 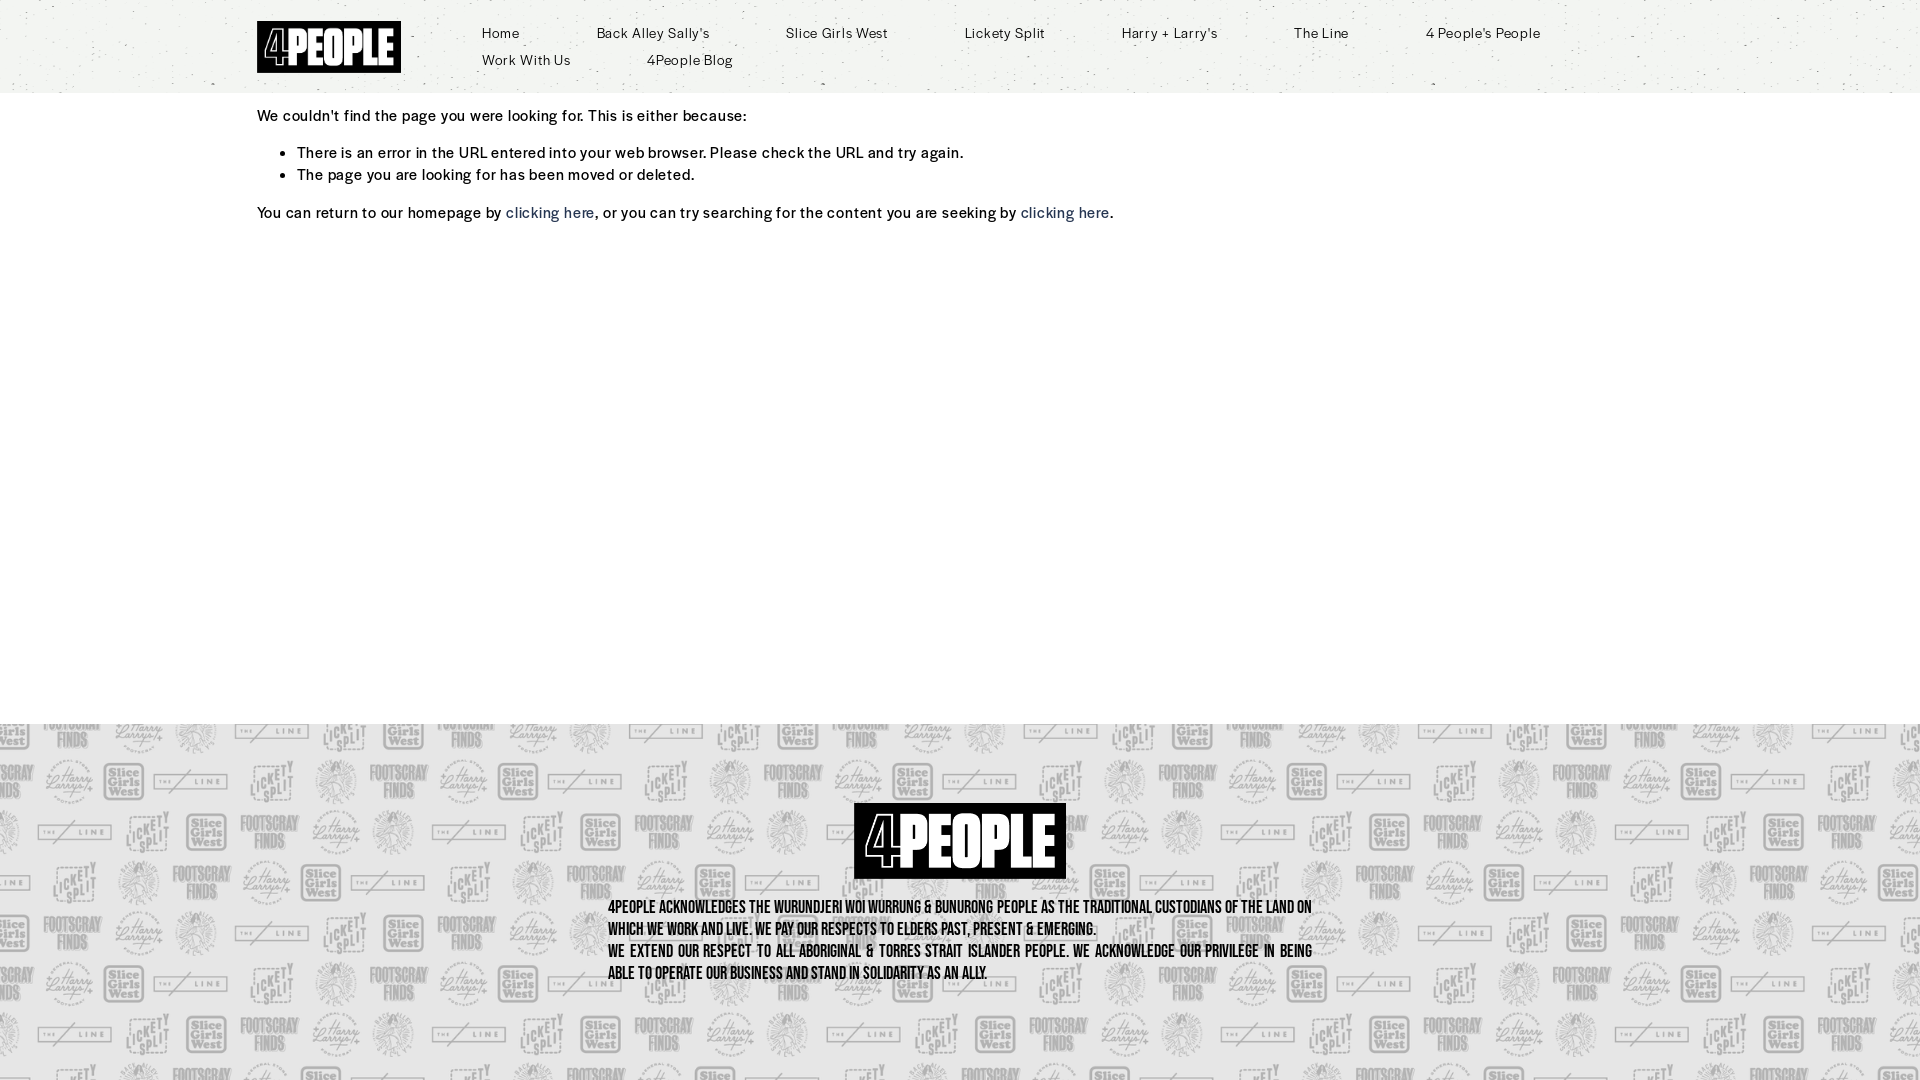 What do you see at coordinates (1321, 32) in the screenshot?
I see `'The Line'` at bounding box center [1321, 32].